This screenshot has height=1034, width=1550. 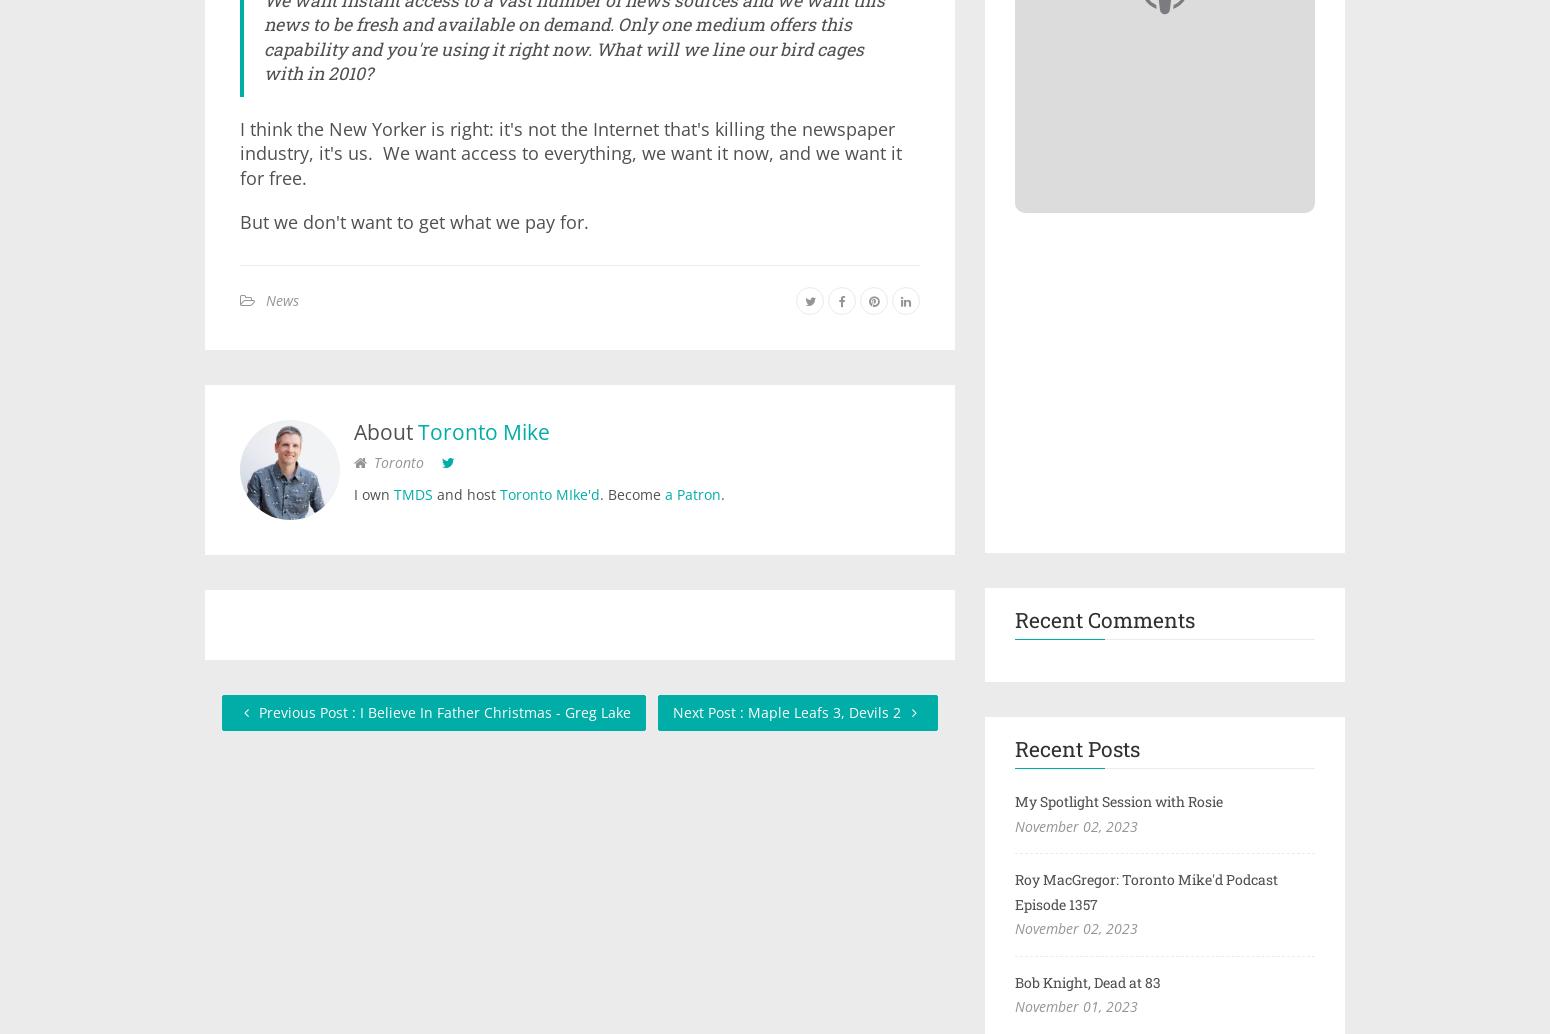 I want to click on 'I own', so click(x=373, y=492).